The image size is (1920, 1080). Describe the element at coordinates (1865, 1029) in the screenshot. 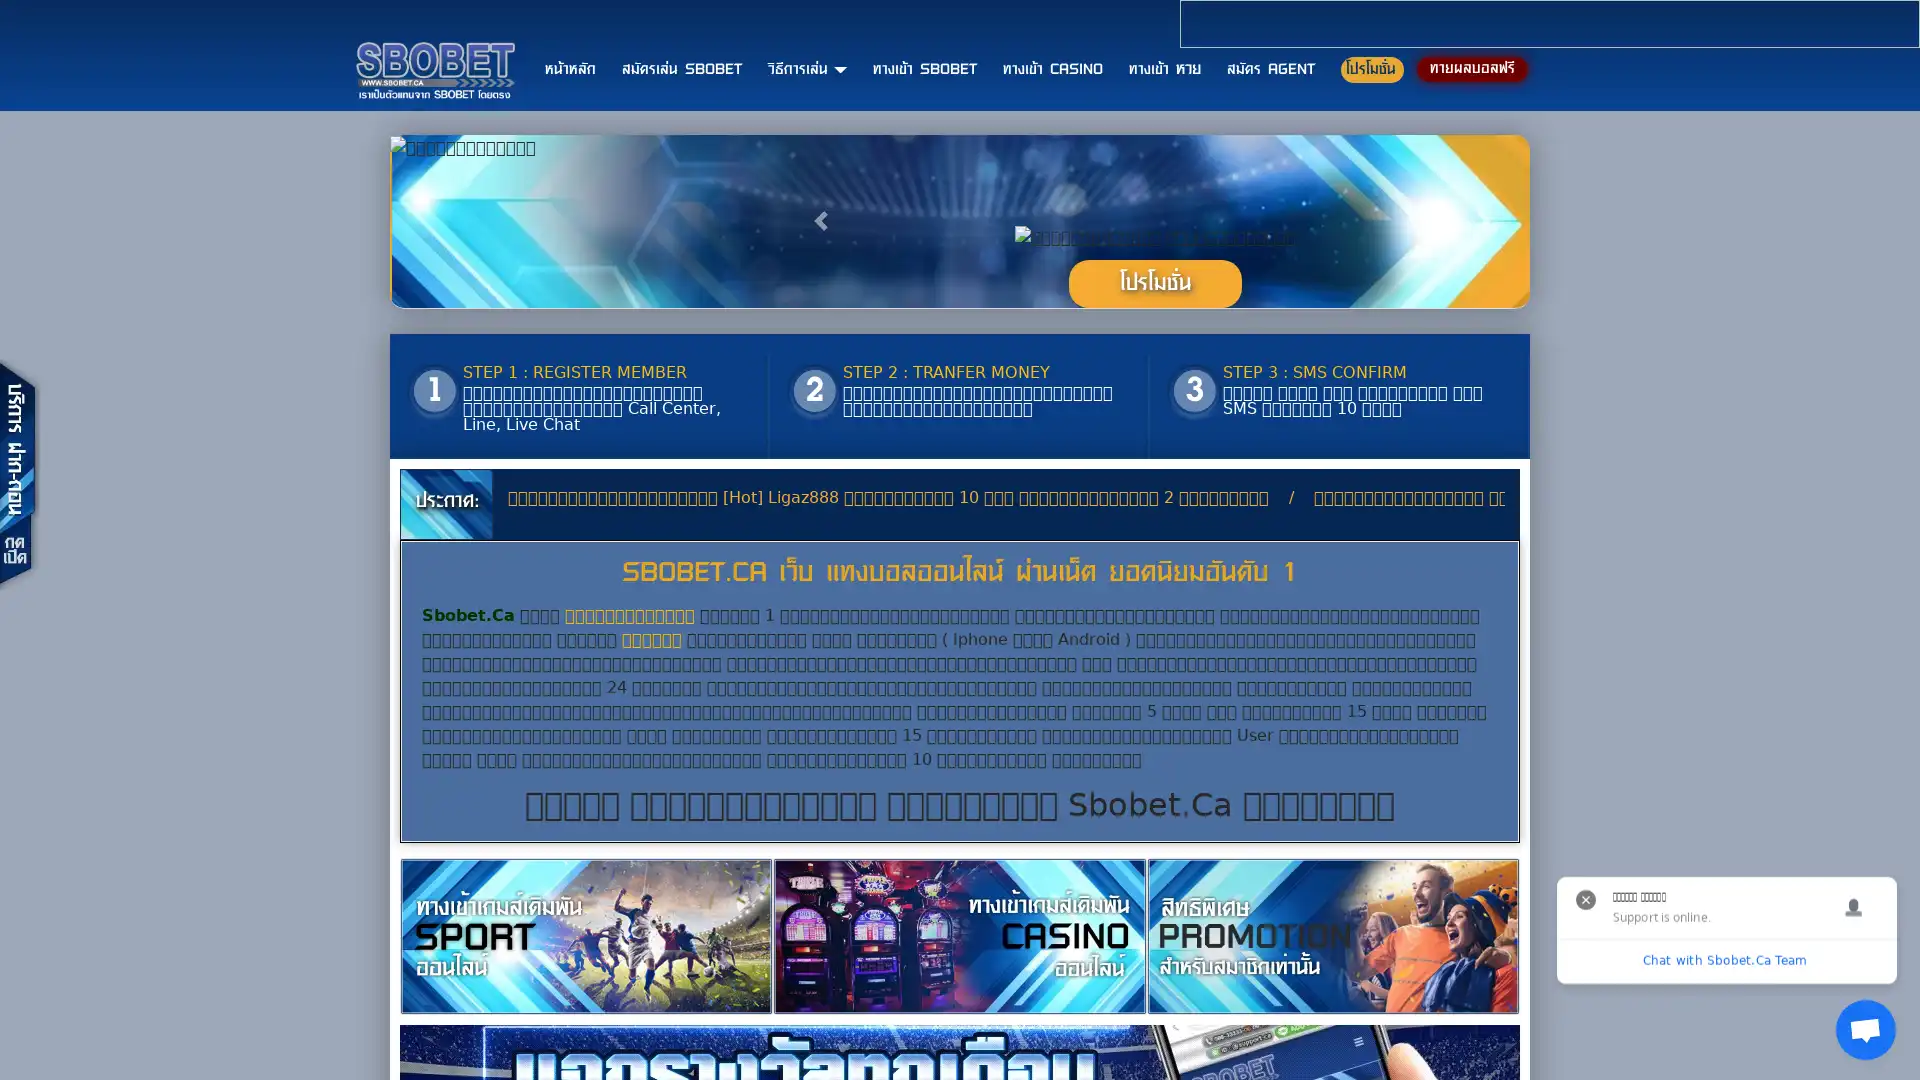

I see `Support is online. Chat with Sbobet.Ca Team` at that location.